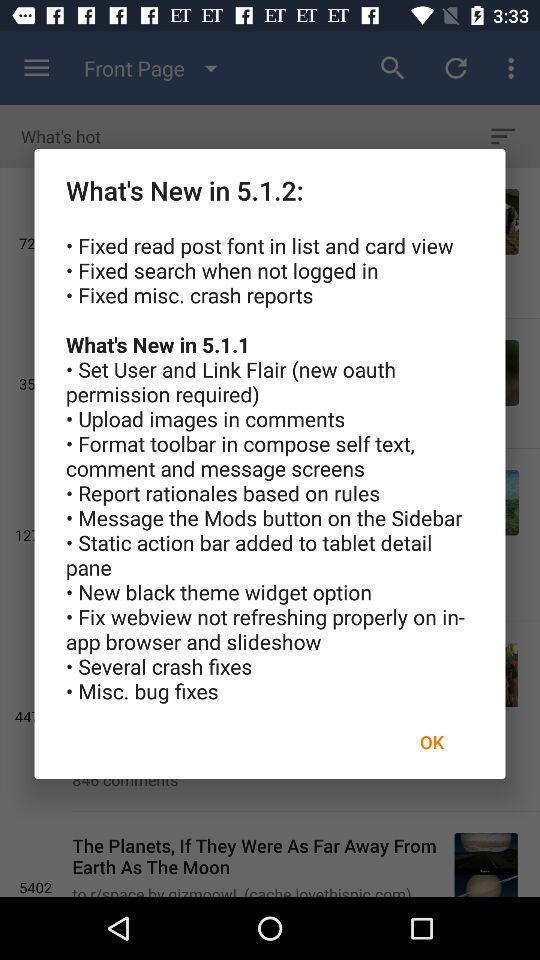 This screenshot has width=540, height=960. Describe the element at coordinates (431, 741) in the screenshot. I see `ok icon` at that location.